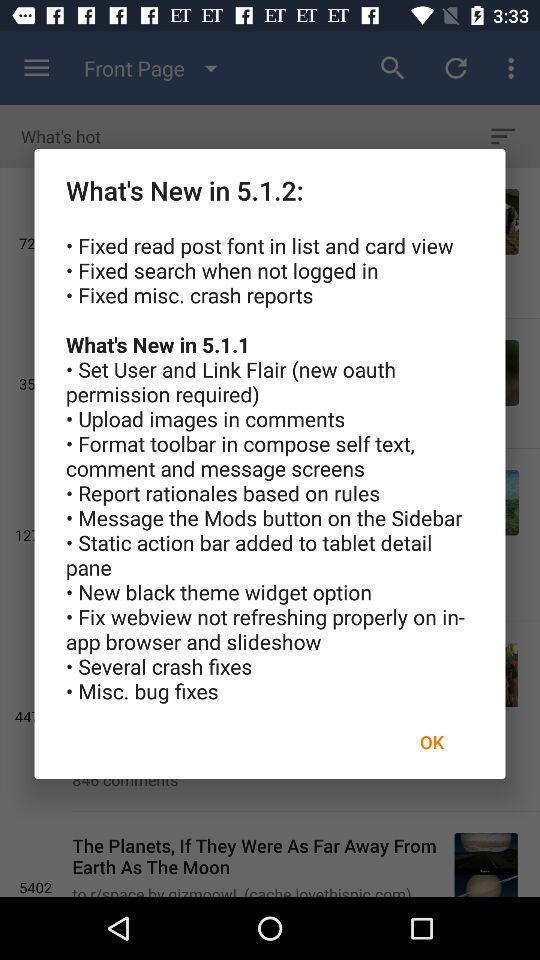 This screenshot has width=540, height=960. Describe the element at coordinates (431, 741) in the screenshot. I see `ok icon` at that location.